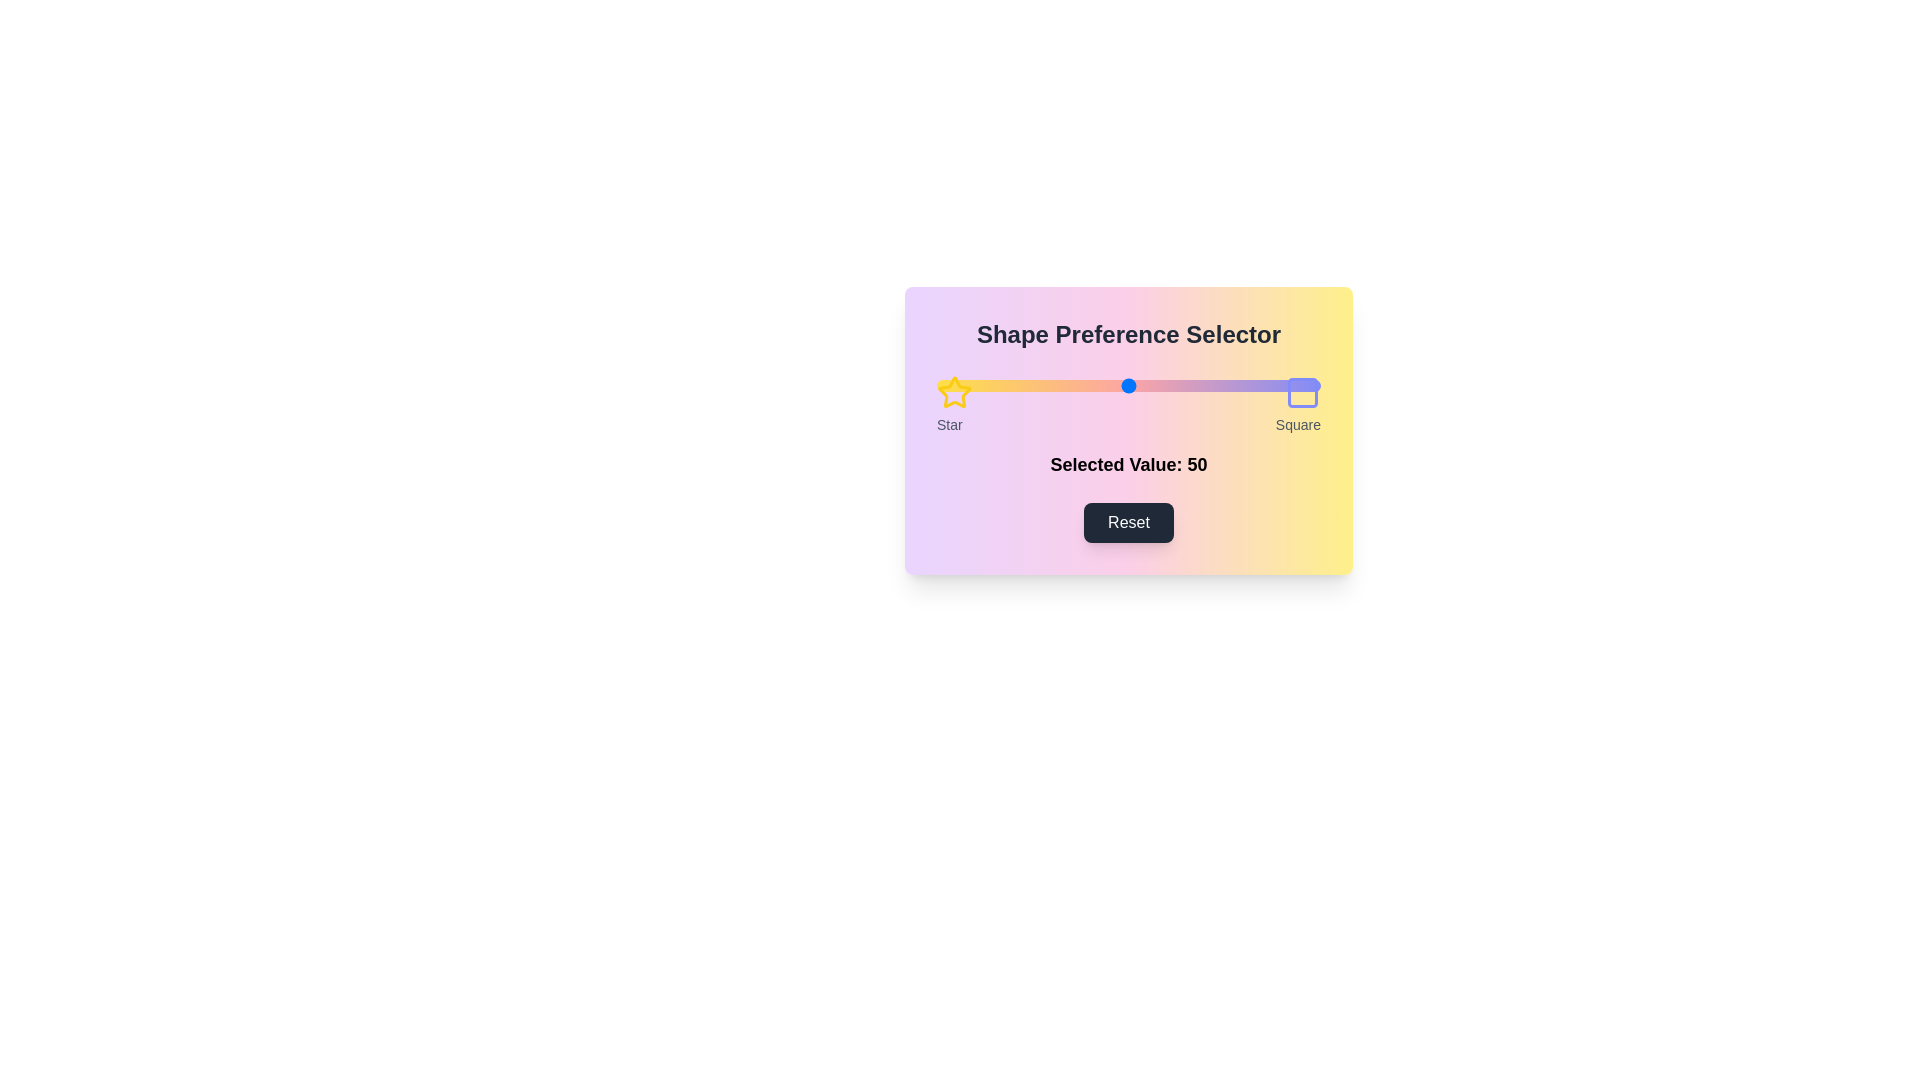 Image resolution: width=1920 pixels, height=1080 pixels. Describe the element at coordinates (1128, 385) in the screenshot. I see `the slider element at its center position to observe visual feedback` at that location.